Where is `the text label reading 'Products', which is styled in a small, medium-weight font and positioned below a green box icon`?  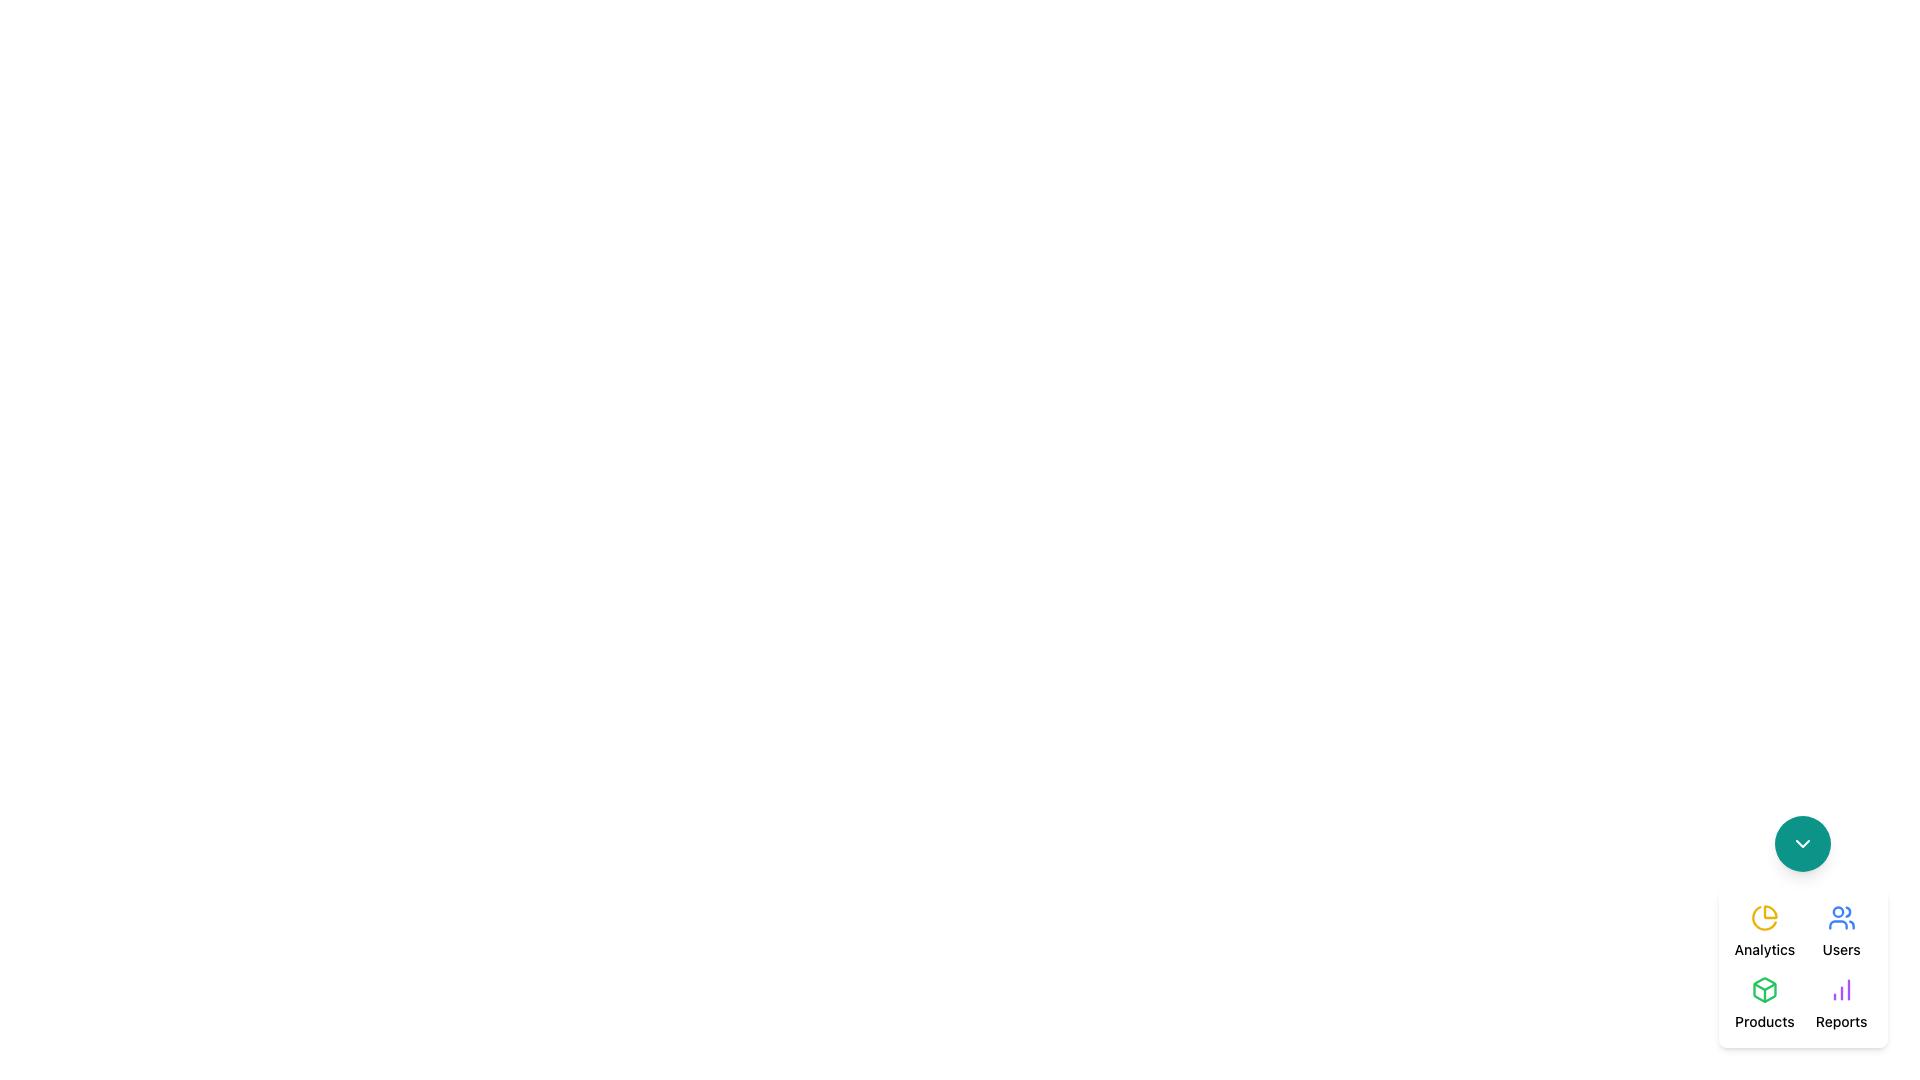 the text label reading 'Products', which is styled in a small, medium-weight font and positioned below a green box icon is located at coordinates (1765, 1022).